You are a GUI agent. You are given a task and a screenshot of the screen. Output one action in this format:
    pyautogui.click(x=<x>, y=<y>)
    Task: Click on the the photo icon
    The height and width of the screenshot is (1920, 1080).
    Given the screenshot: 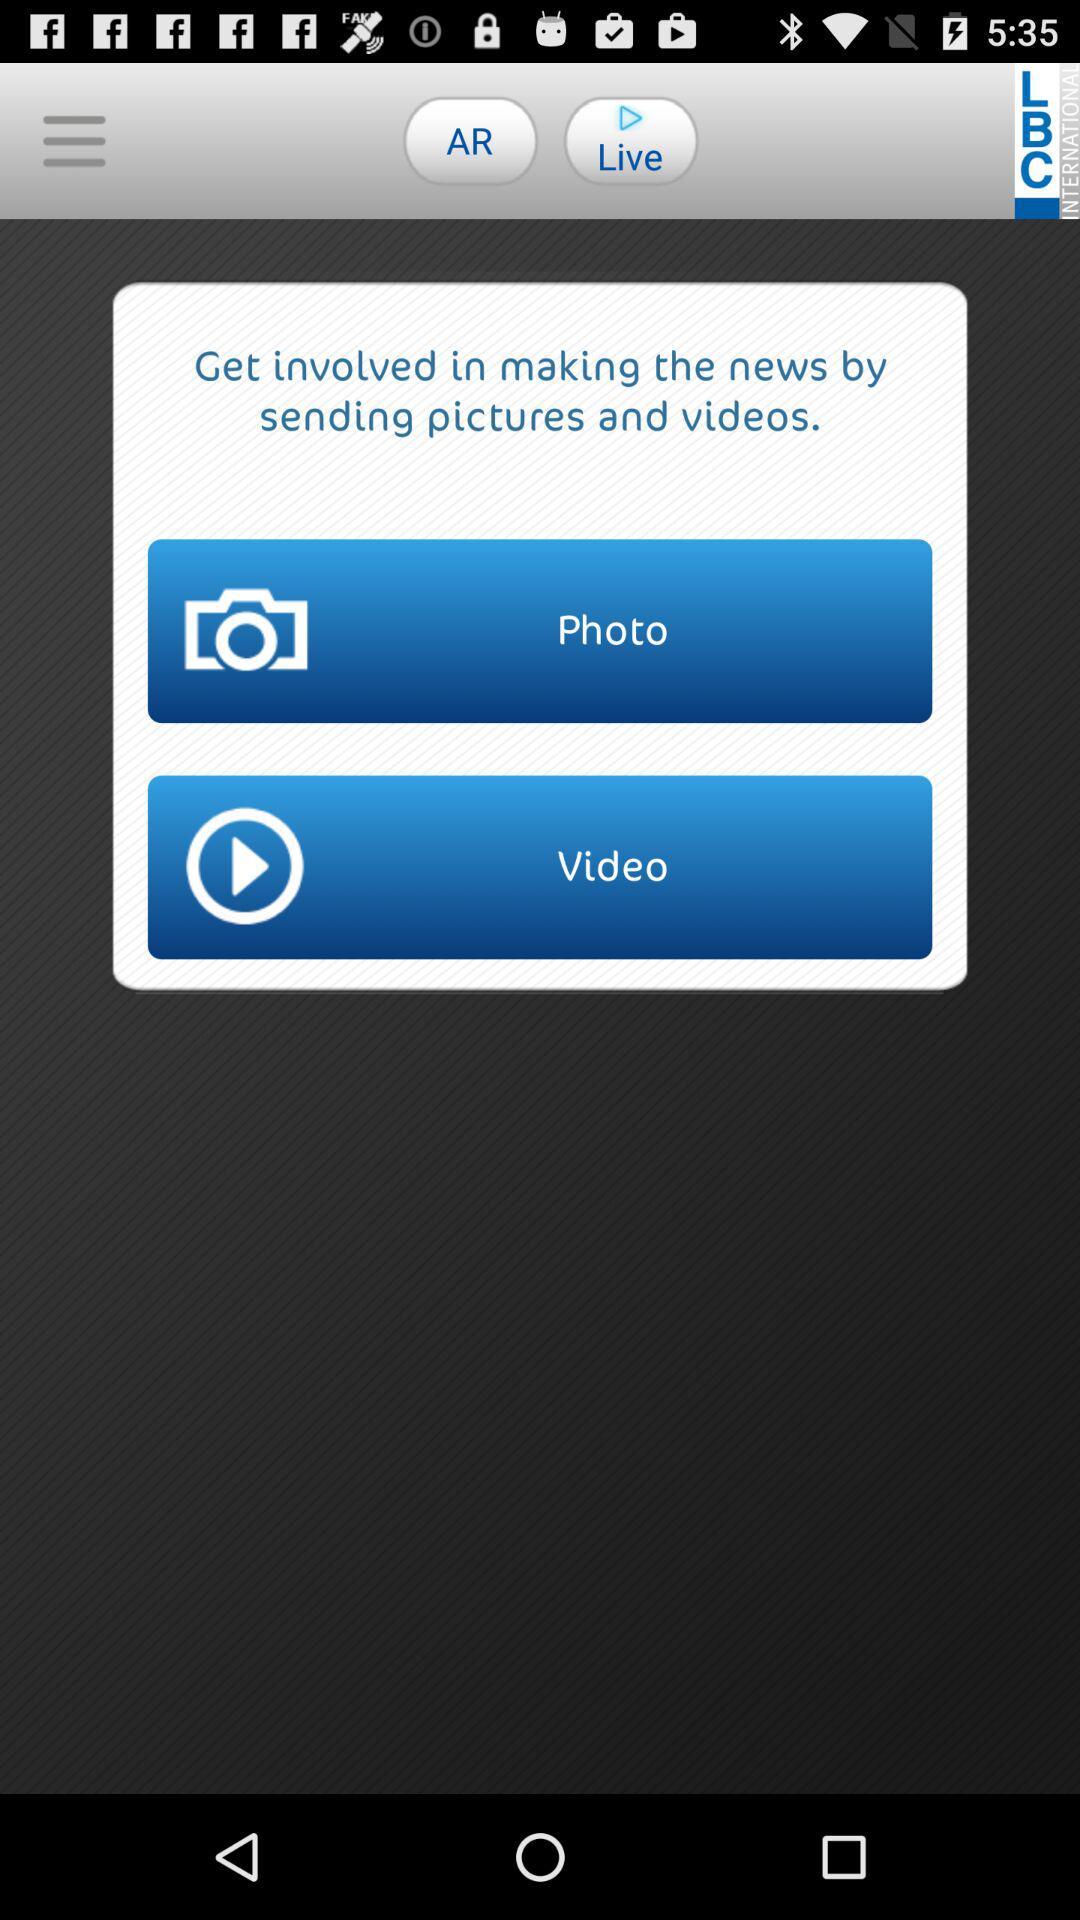 What is the action you would take?
    pyautogui.click(x=540, y=630)
    